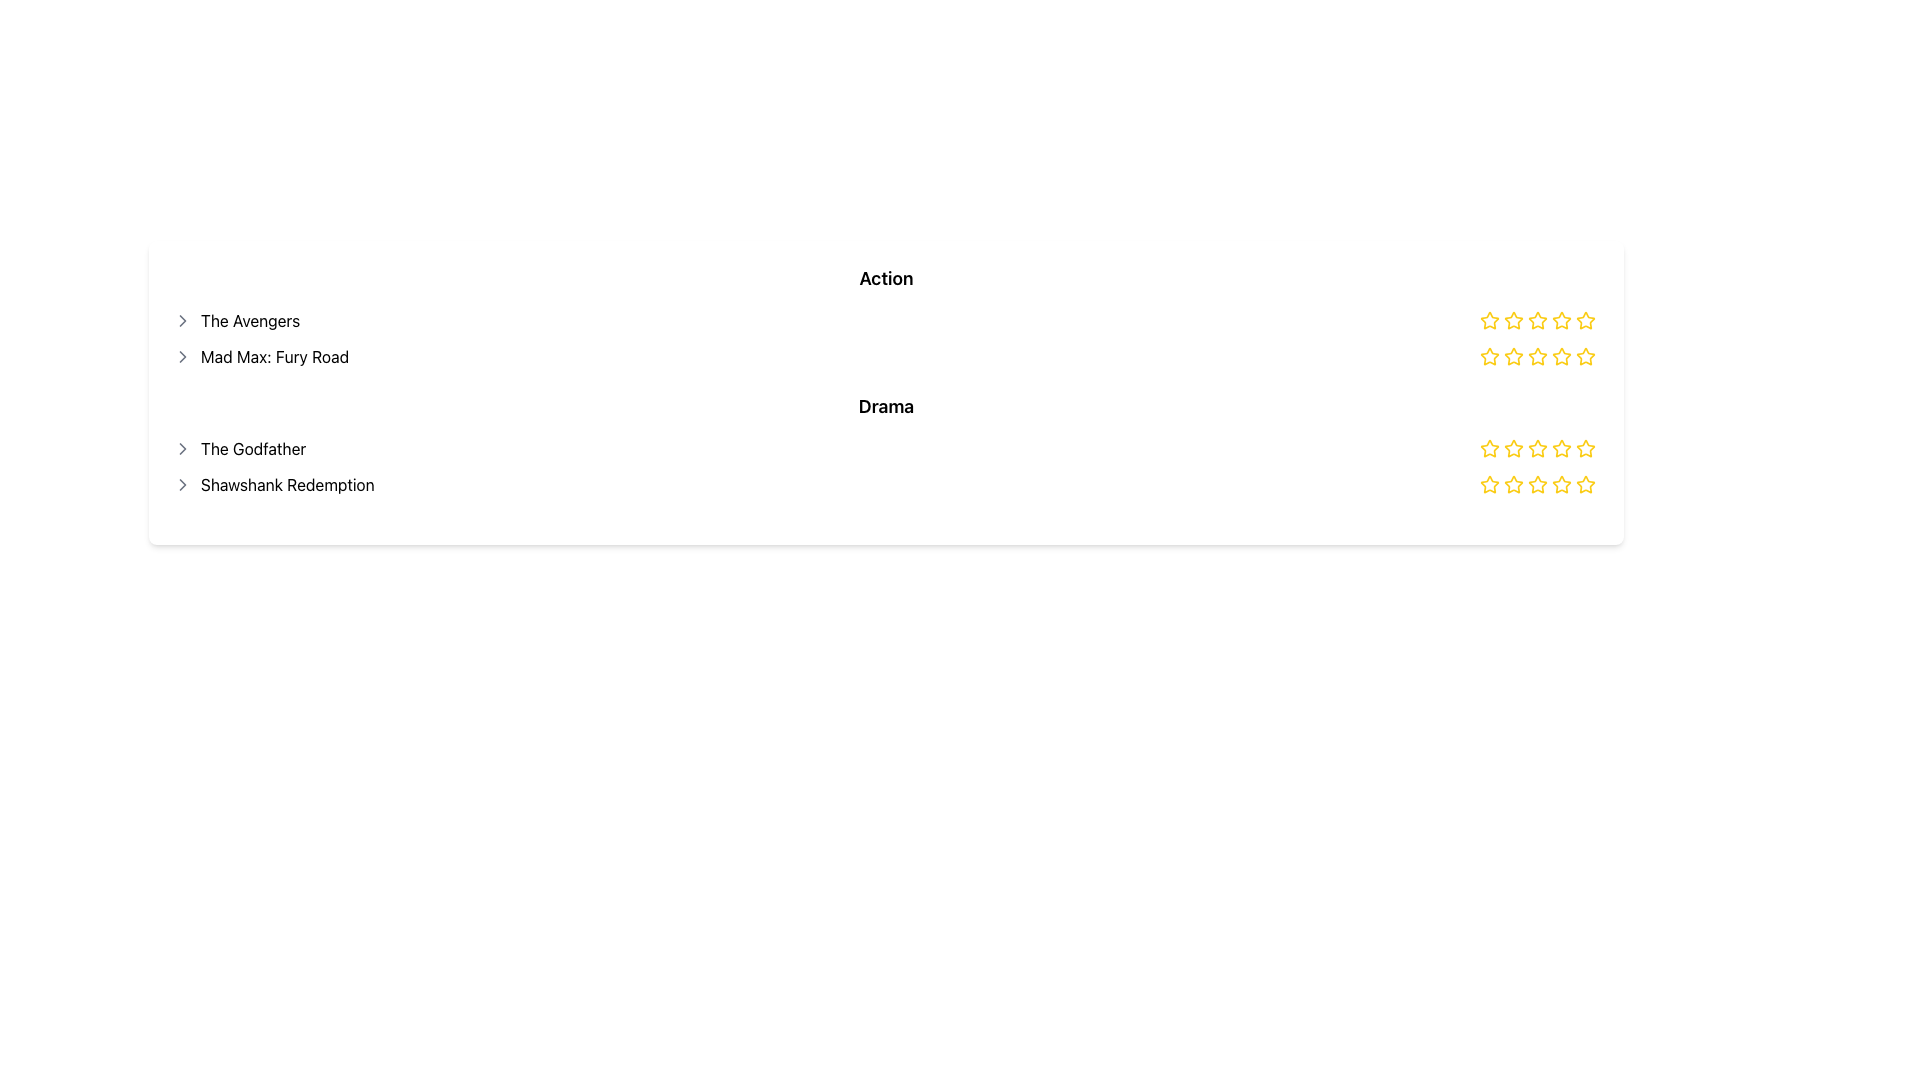  What do you see at coordinates (260, 356) in the screenshot?
I see `the text label 'Mad Max: Fury Road' which is the second item in the vertical list, located below 'The Avengers' and above 'The Godfather'` at bounding box center [260, 356].